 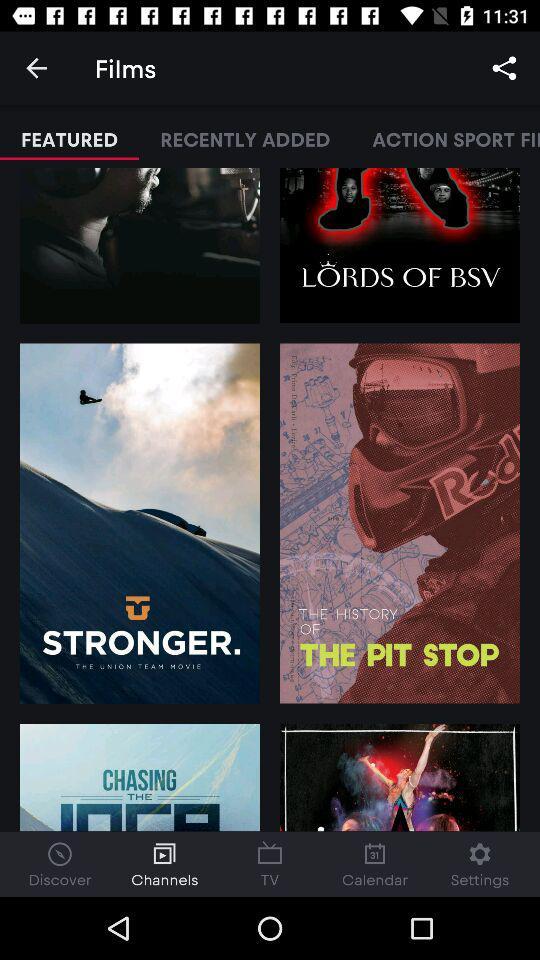 I want to click on the date_range icon, so click(x=270, y=863).